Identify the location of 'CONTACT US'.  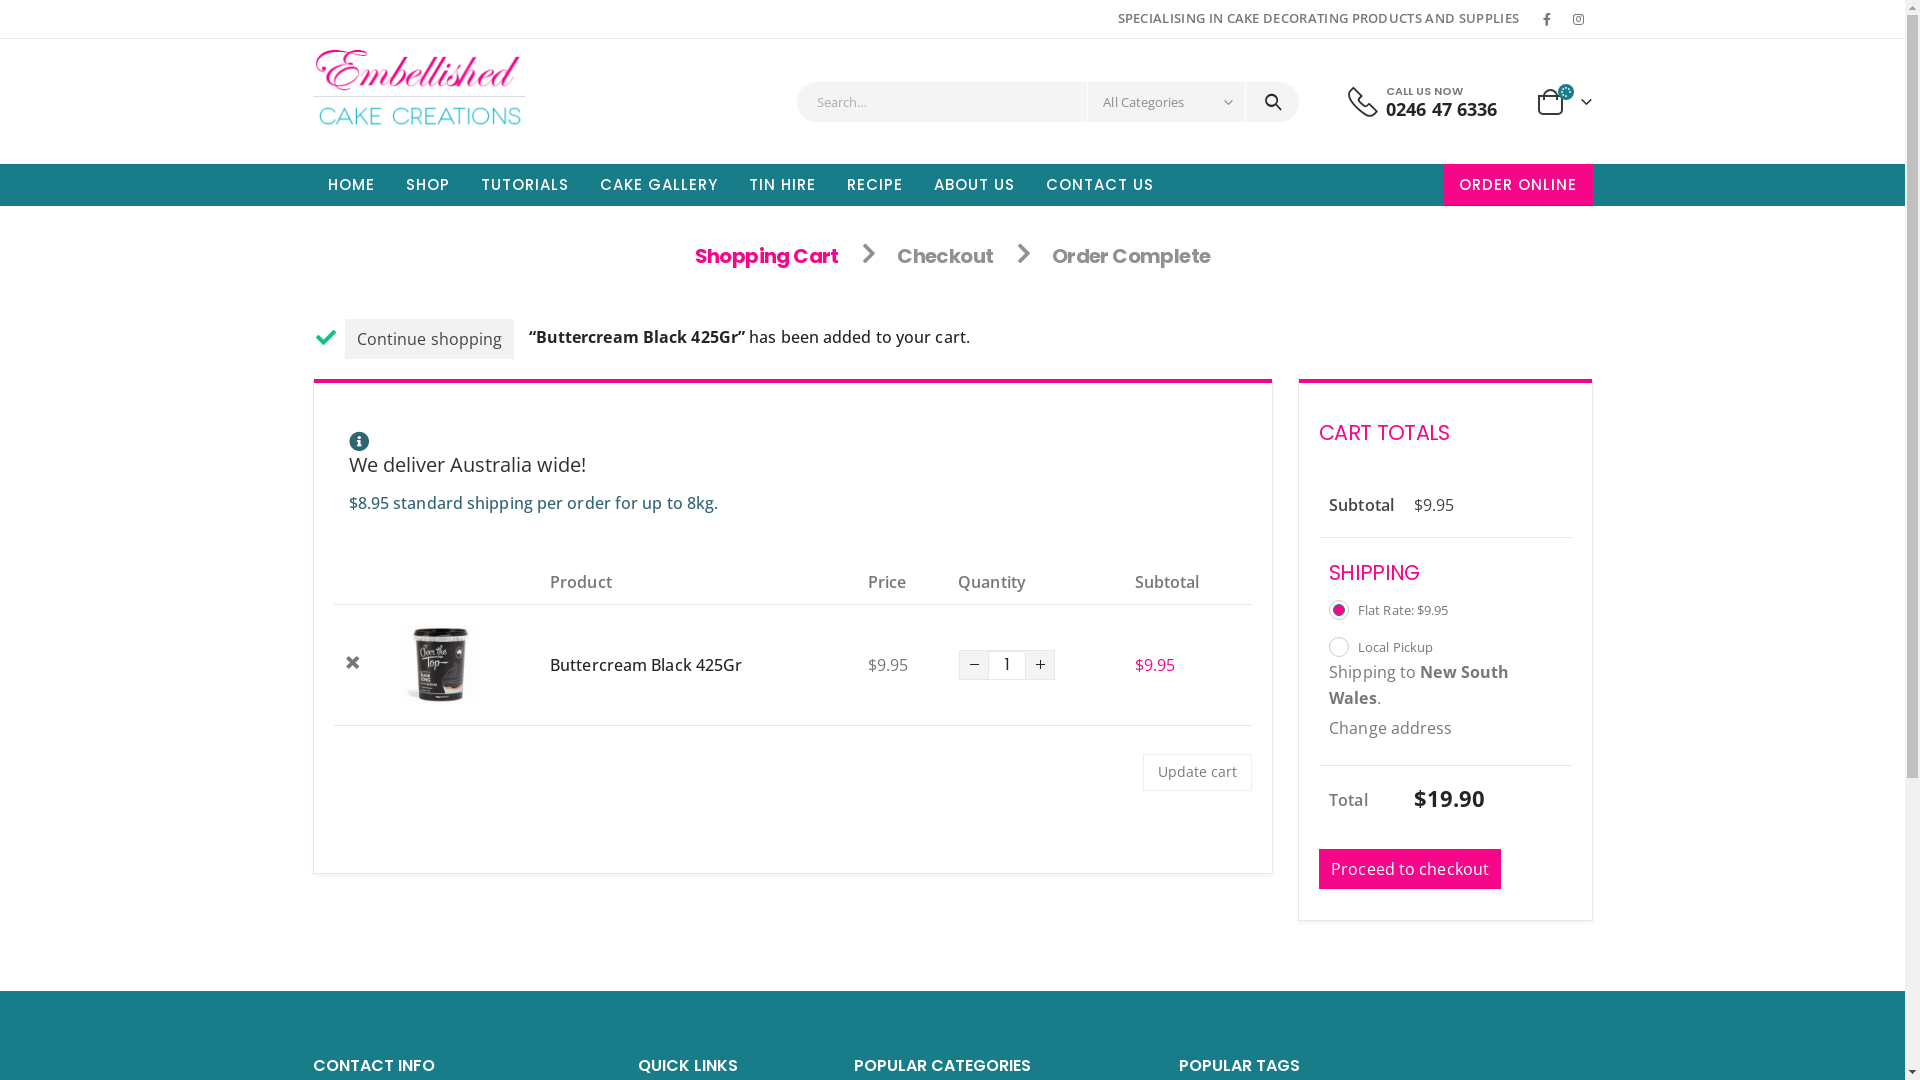
(1098, 185).